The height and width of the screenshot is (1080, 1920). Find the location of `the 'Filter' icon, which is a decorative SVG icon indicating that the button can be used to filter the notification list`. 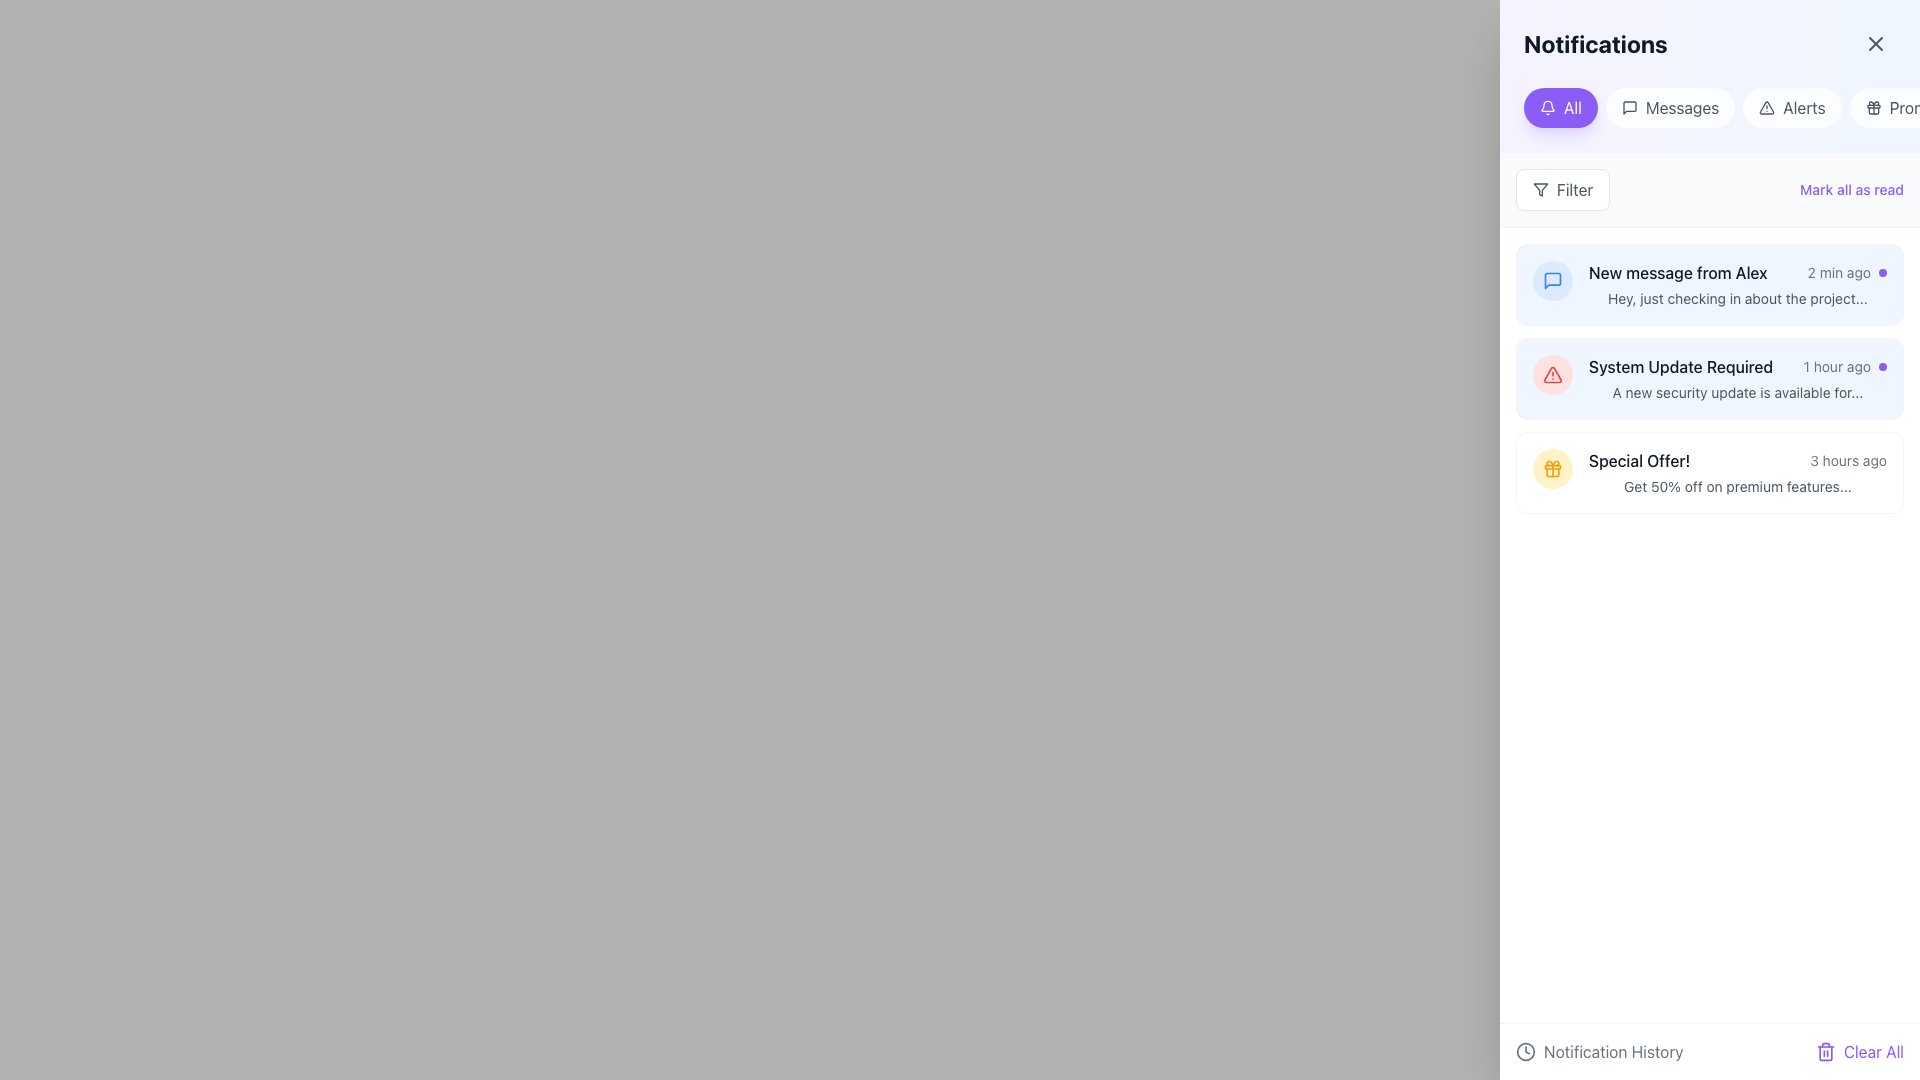

the 'Filter' icon, which is a decorative SVG icon indicating that the button can be used to filter the notification list is located at coordinates (1539, 189).